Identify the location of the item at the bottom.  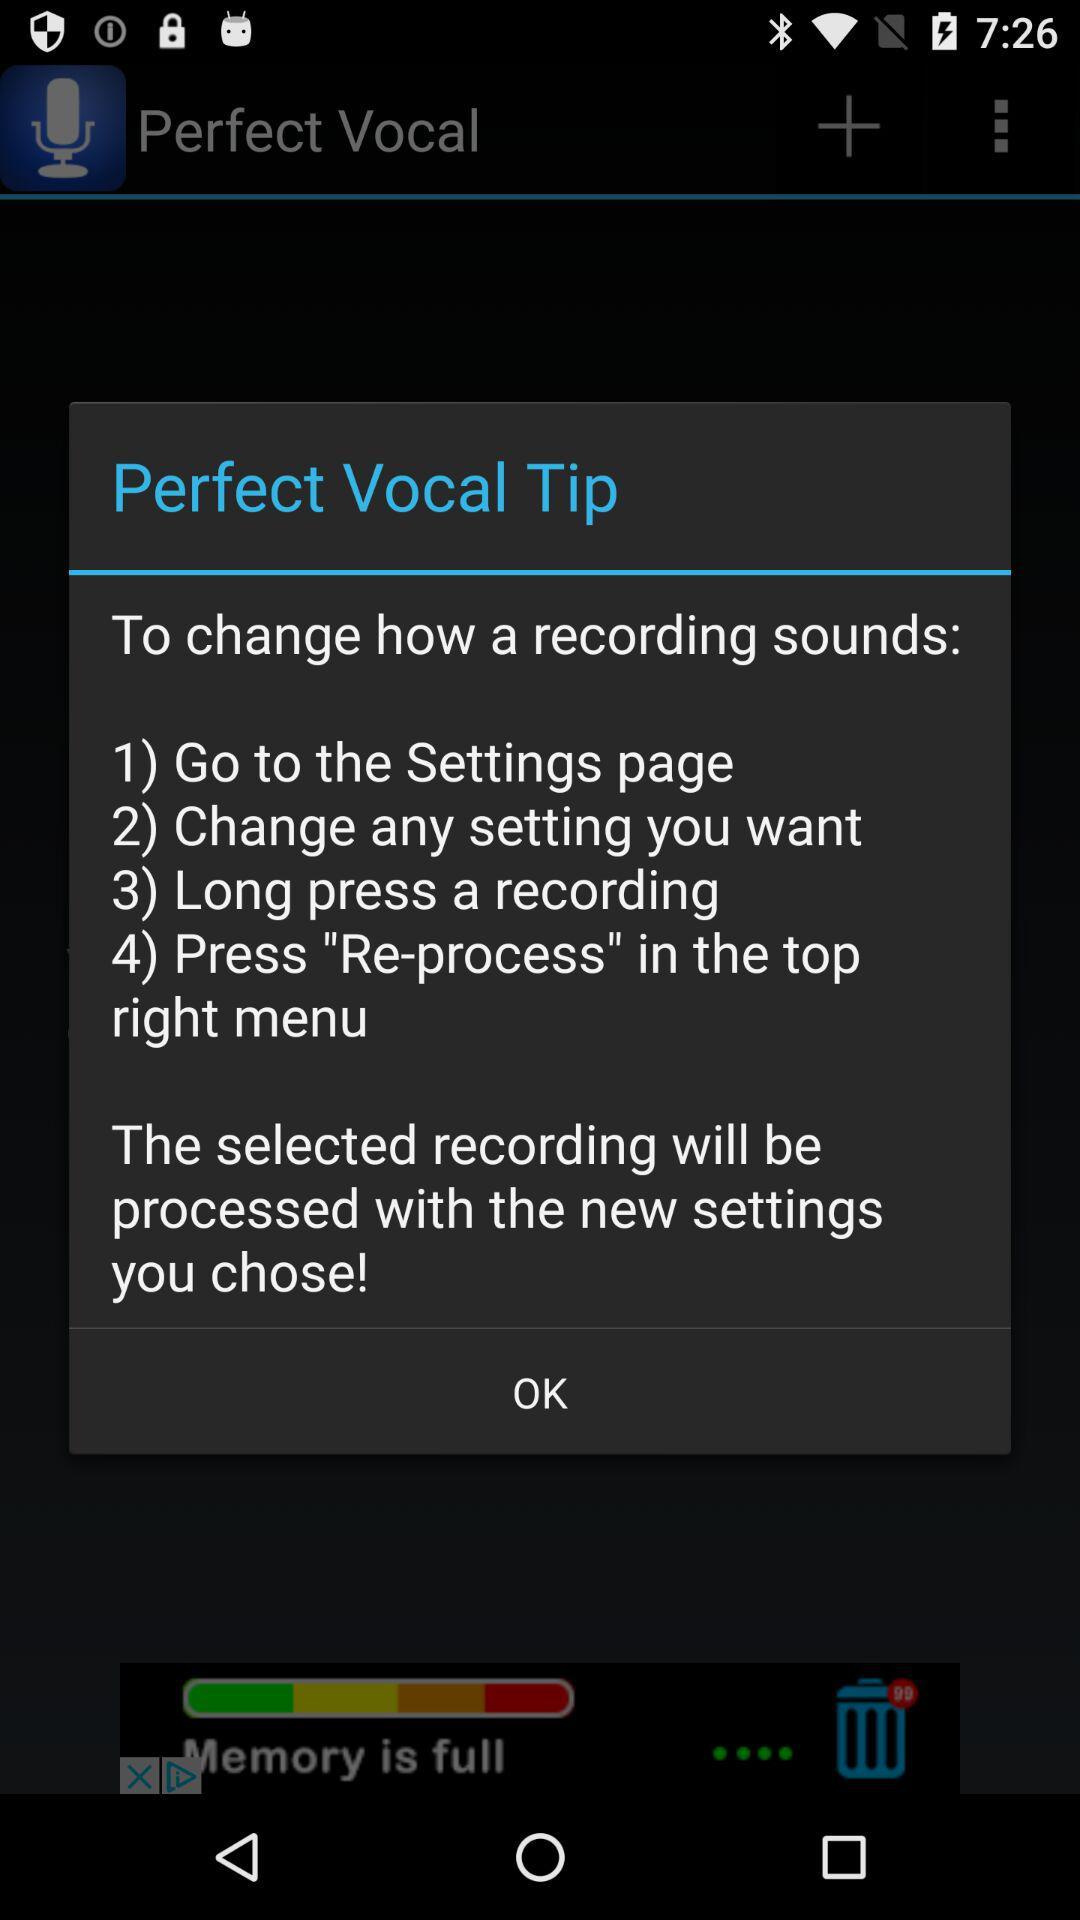
(540, 1391).